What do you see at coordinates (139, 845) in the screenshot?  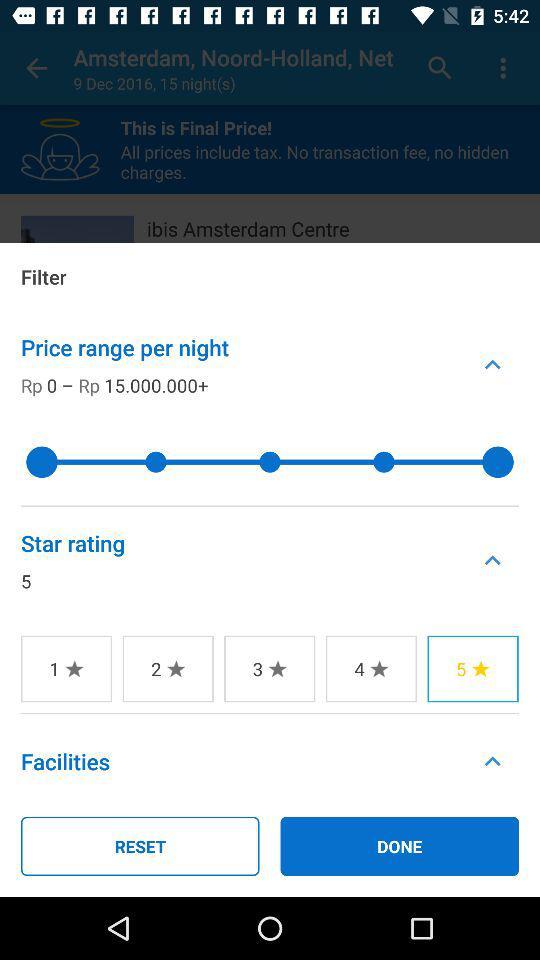 I see `icon next to the done icon` at bounding box center [139, 845].